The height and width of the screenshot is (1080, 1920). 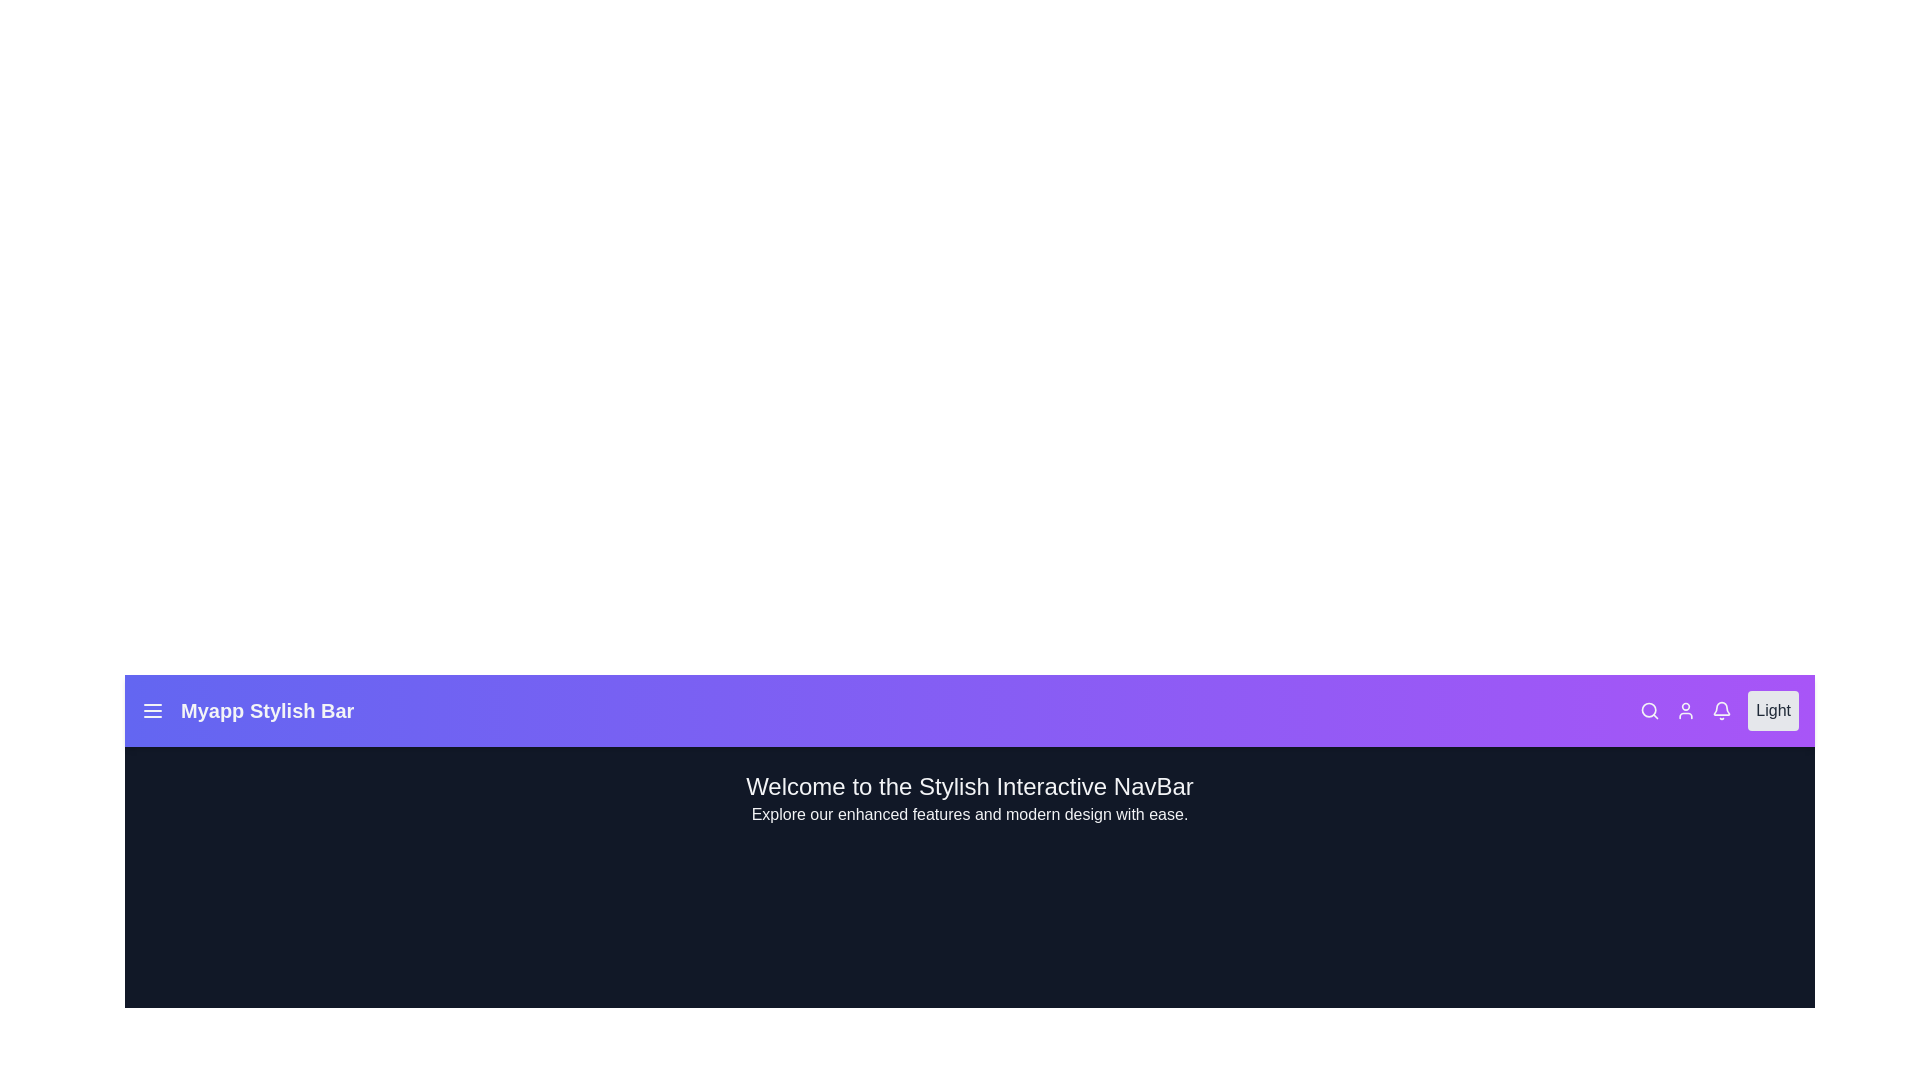 What do you see at coordinates (1721, 709) in the screenshot?
I see `the bell icon to view notifications` at bounding box center [1721, 709].